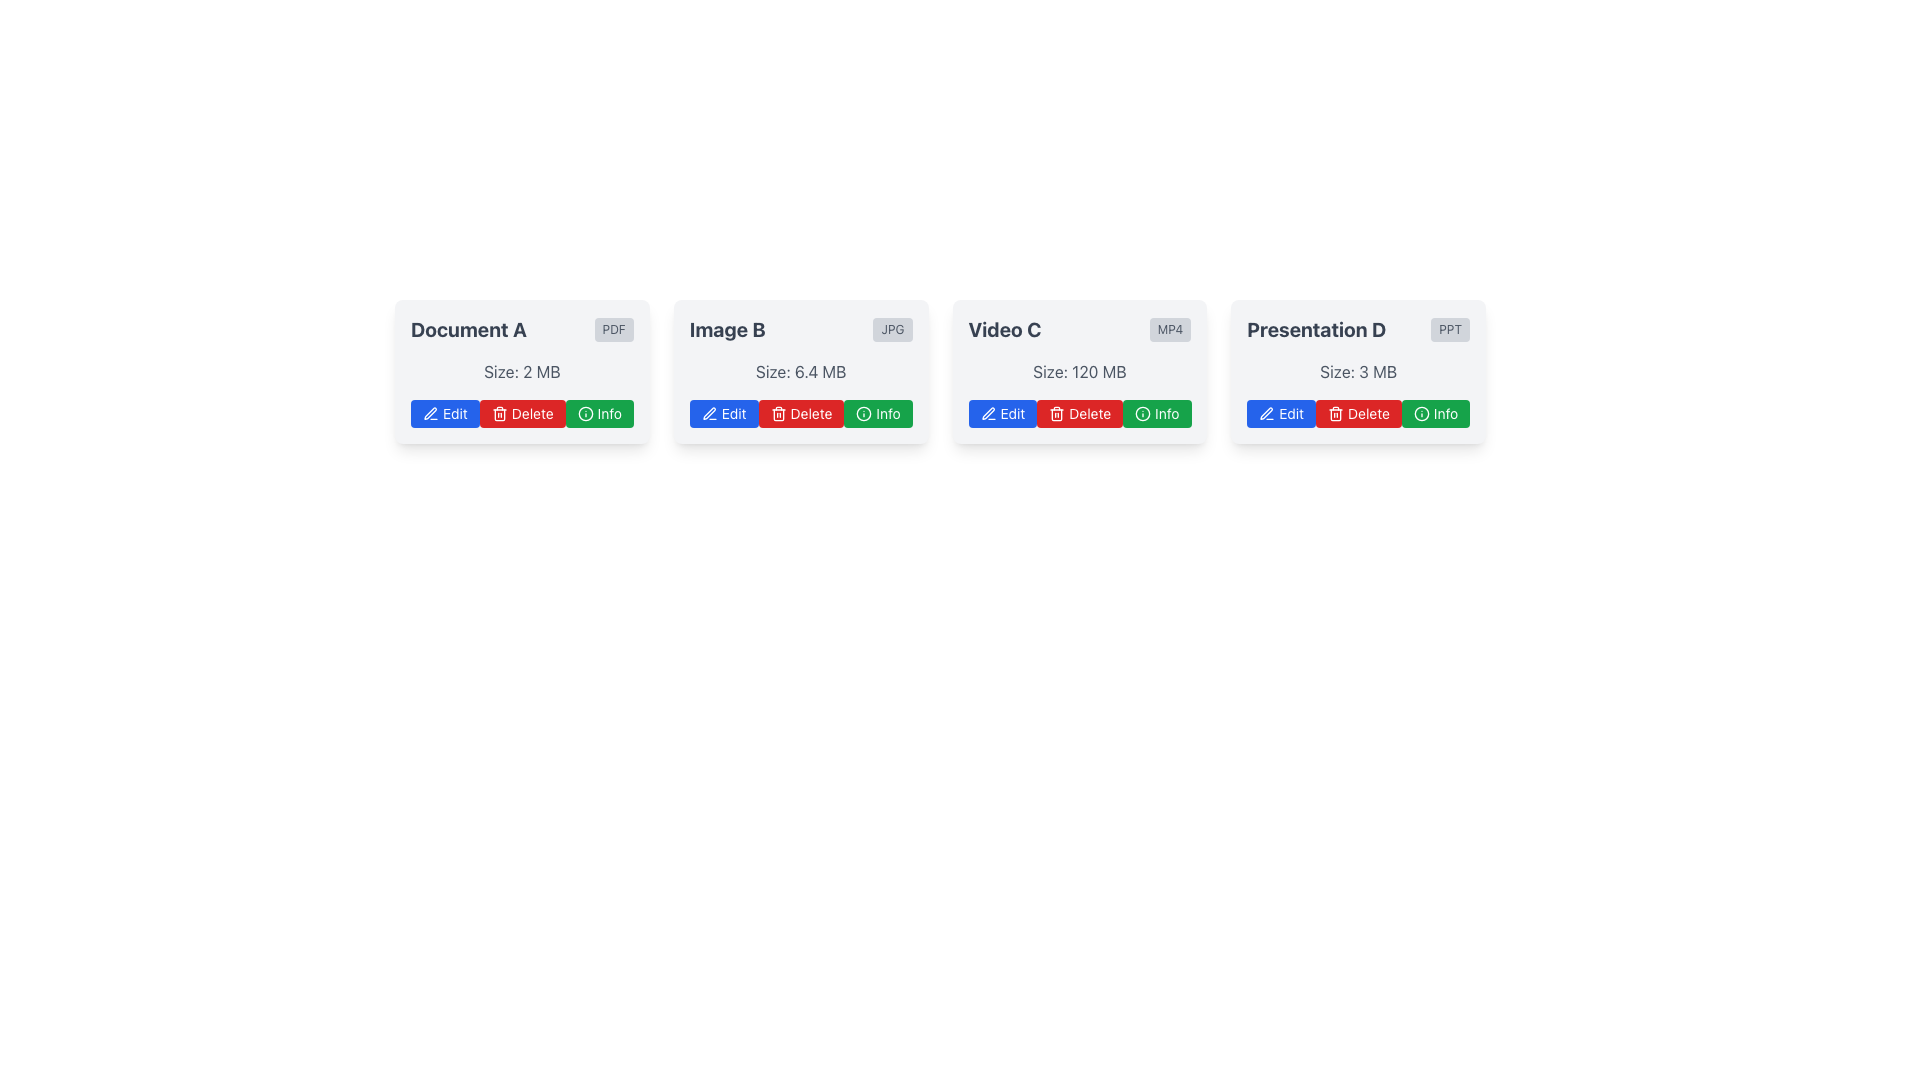 The width and height of the screenshot is (1920, 1080). I want to click on the PDF format badge located at the top-right corner of the 'Document A' card, so click(613, 329).